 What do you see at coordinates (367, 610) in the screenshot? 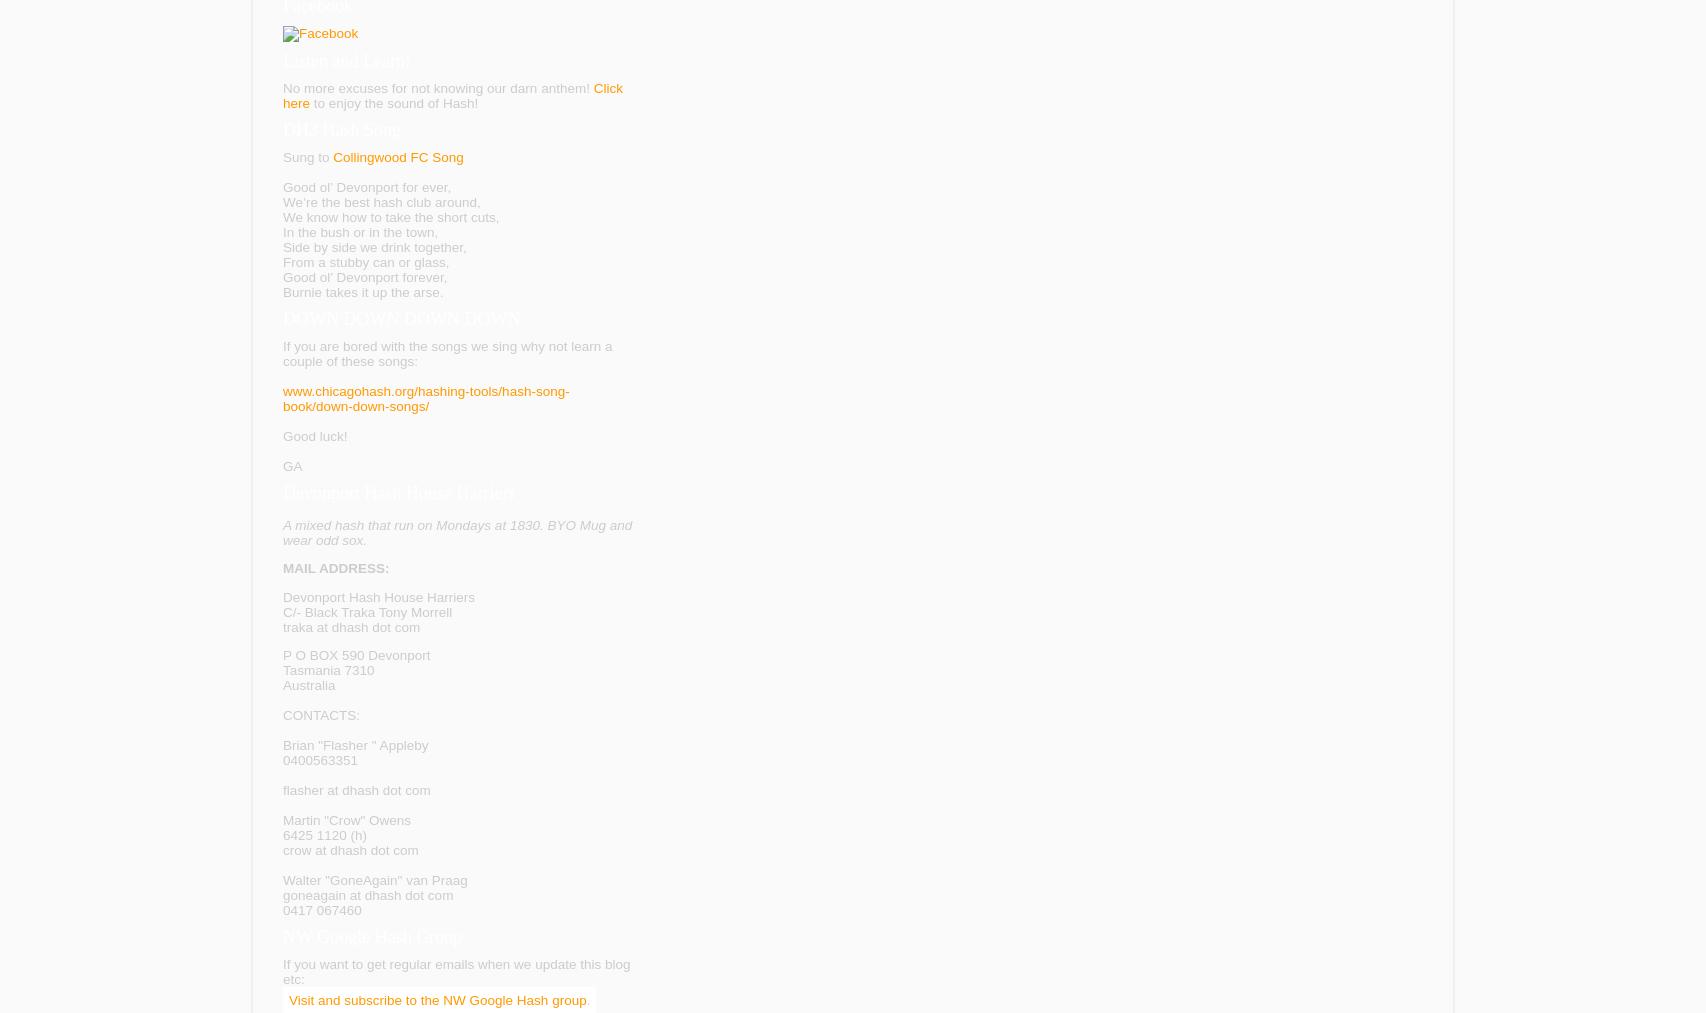
I see `'C/- Black Traka Tony Morrell'` at bounding box center [367, 610].